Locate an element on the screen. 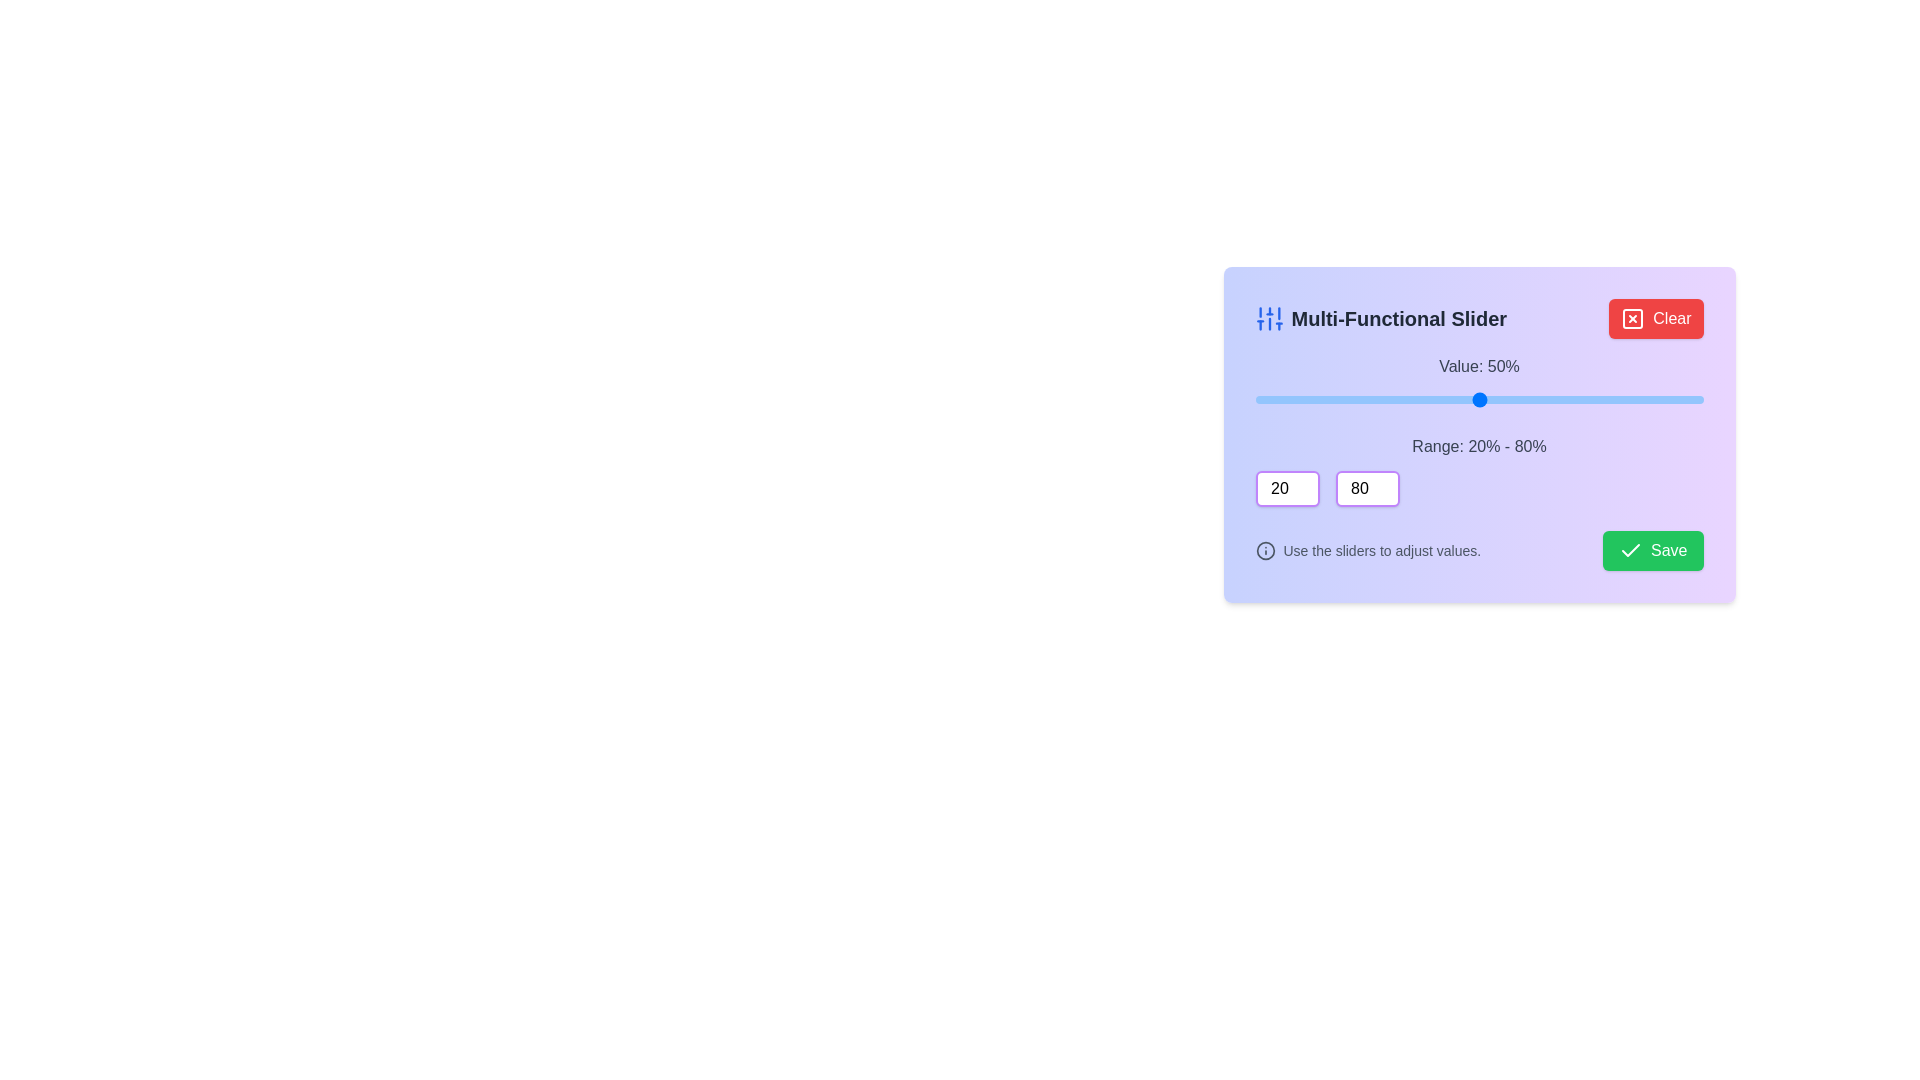  the leftmost numerical input field that allows users to input or adjust the start value of a range to trigger any tooltips is located at coordinates (1287, 489).